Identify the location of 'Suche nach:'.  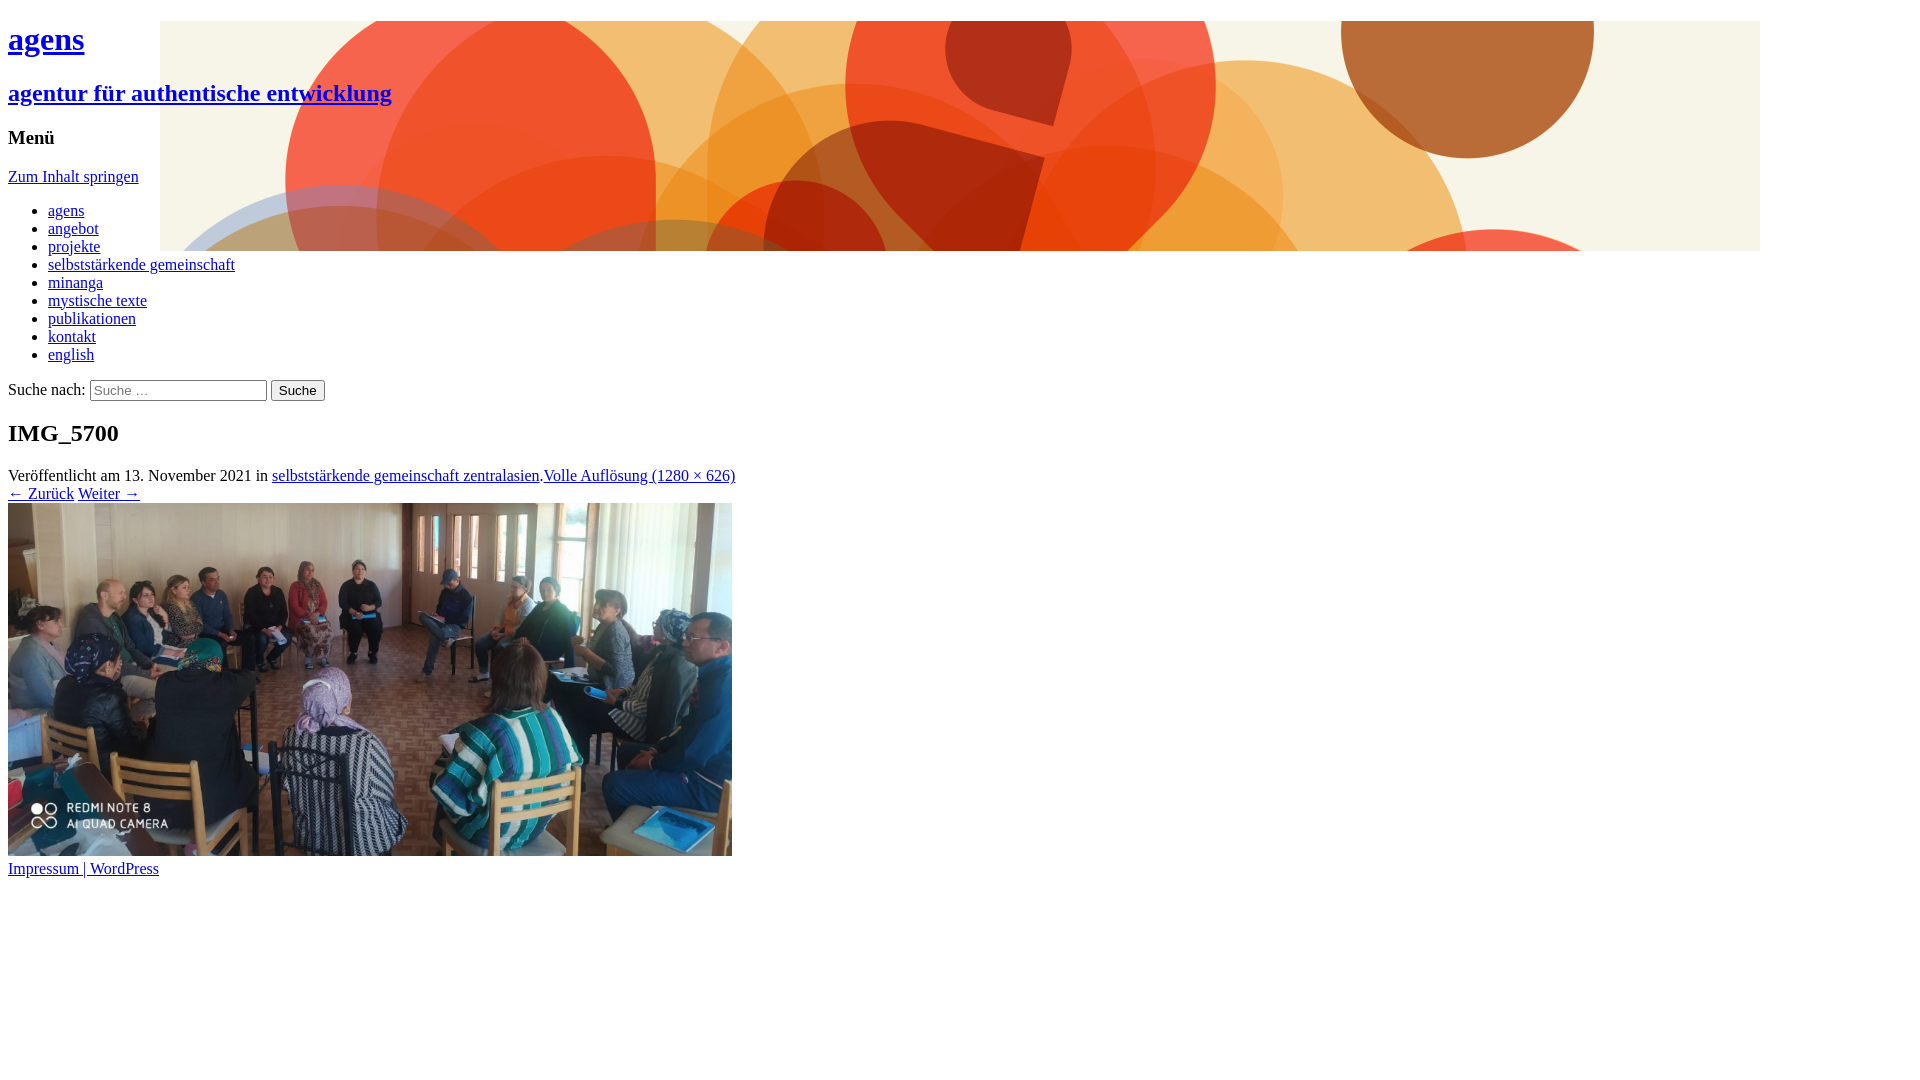
(178, 390).